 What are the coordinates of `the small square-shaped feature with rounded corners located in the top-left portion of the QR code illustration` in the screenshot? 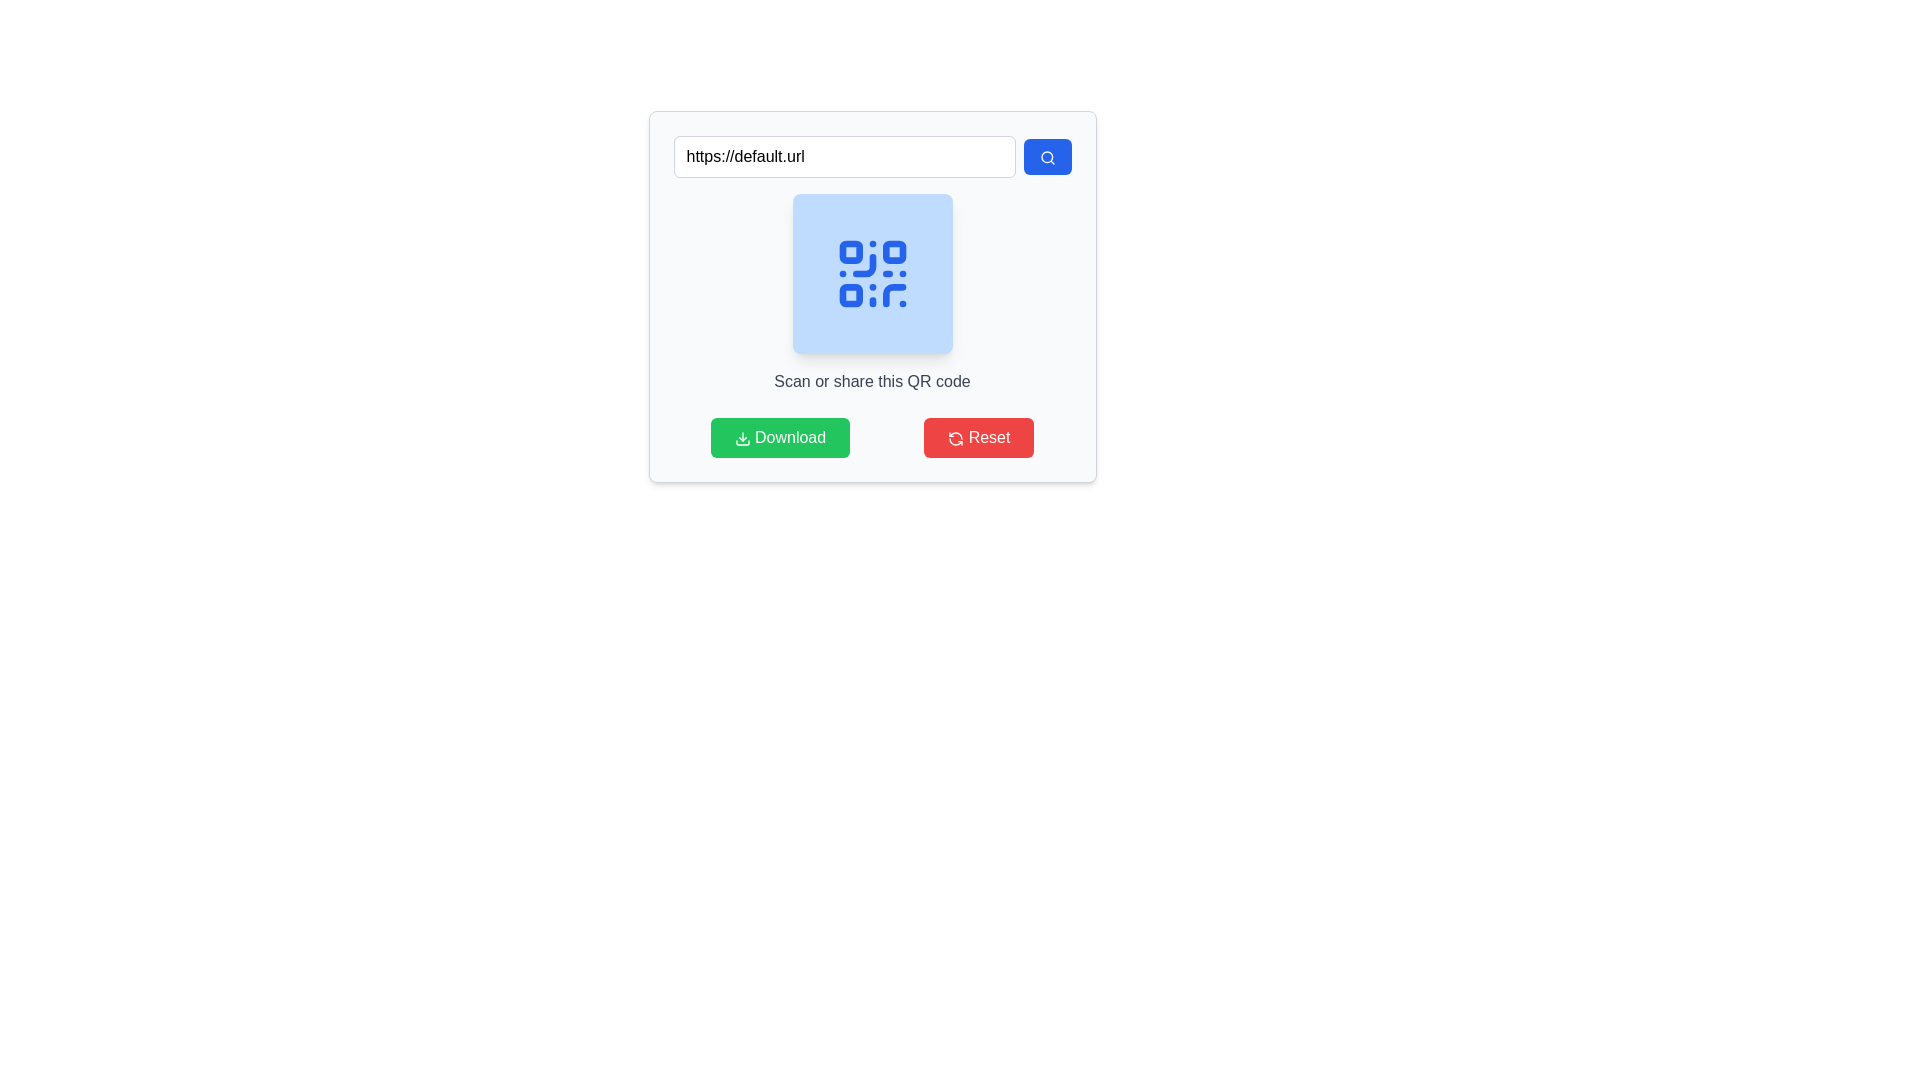 It's located at (850, 251).